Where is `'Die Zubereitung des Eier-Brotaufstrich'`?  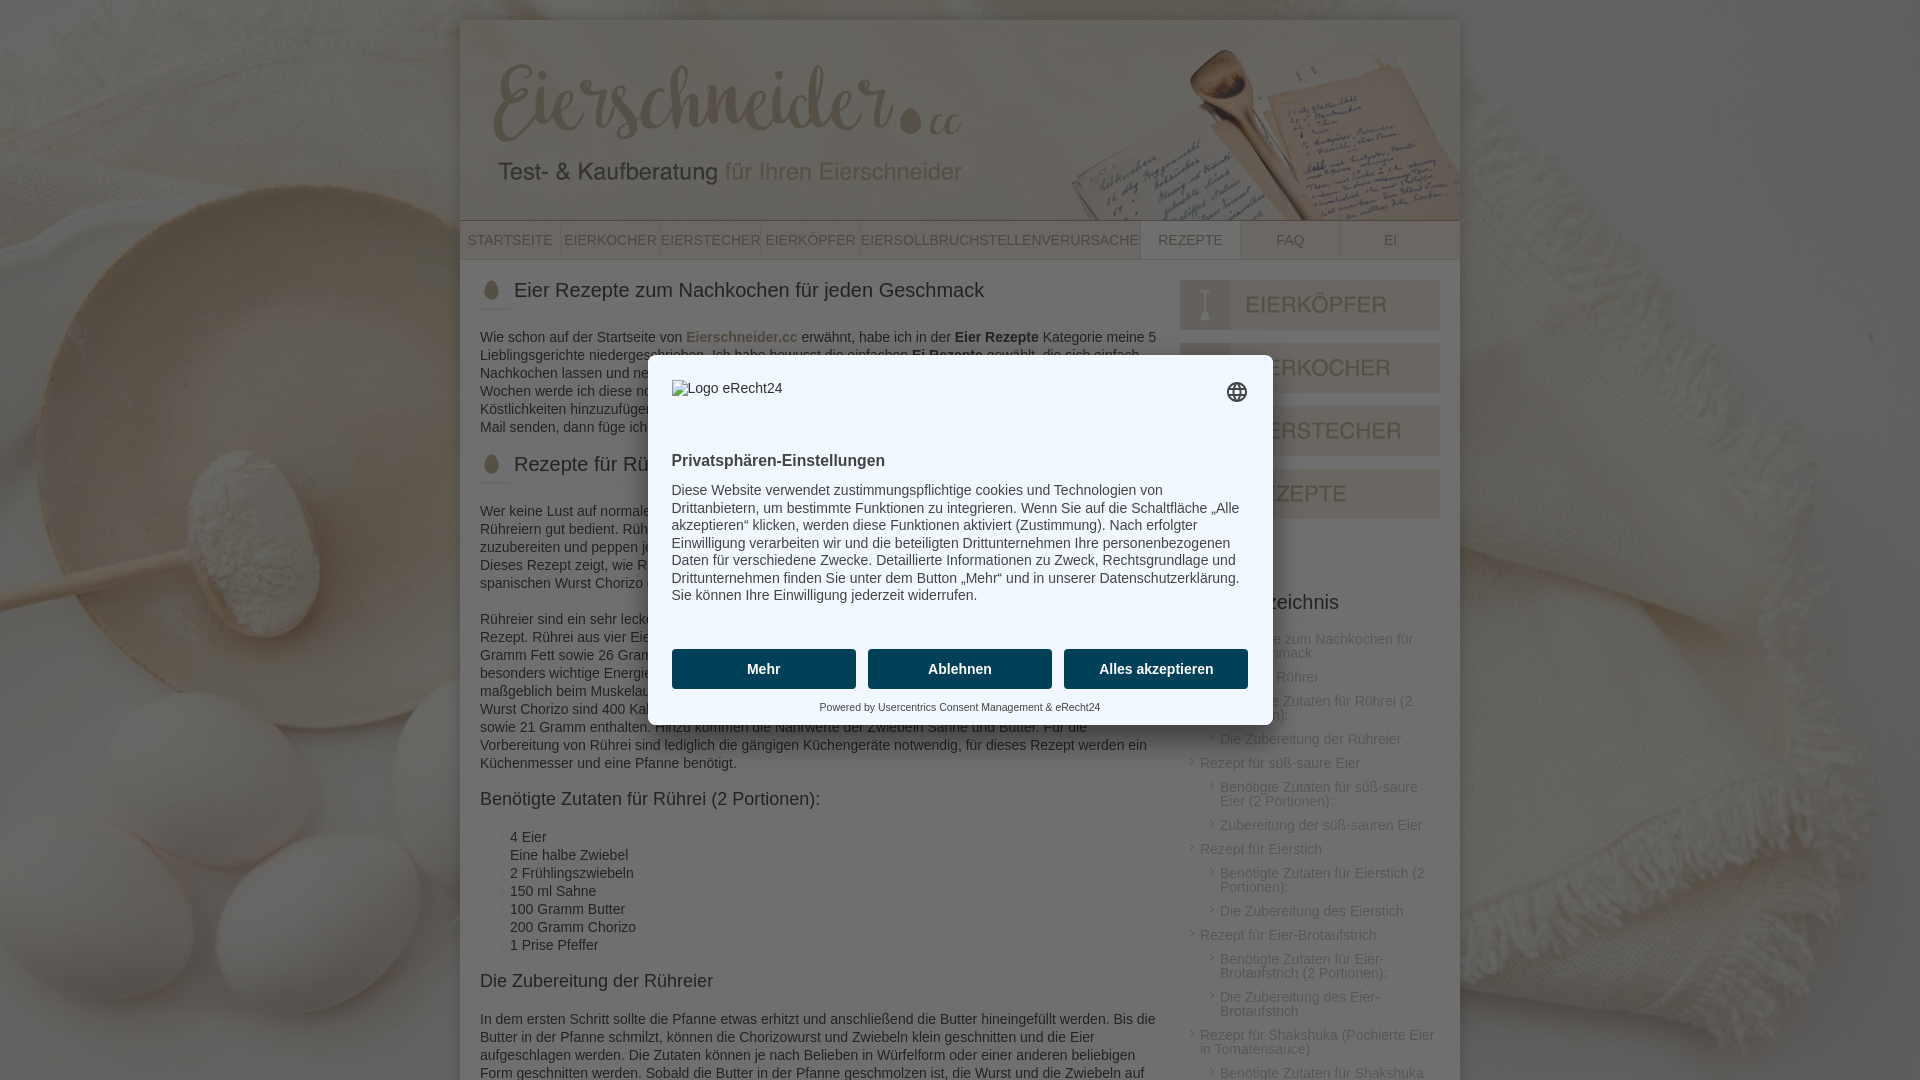
'Die Zubereitung des Eier-Brotaufstrich' is located at coordinates (1320, 1003).